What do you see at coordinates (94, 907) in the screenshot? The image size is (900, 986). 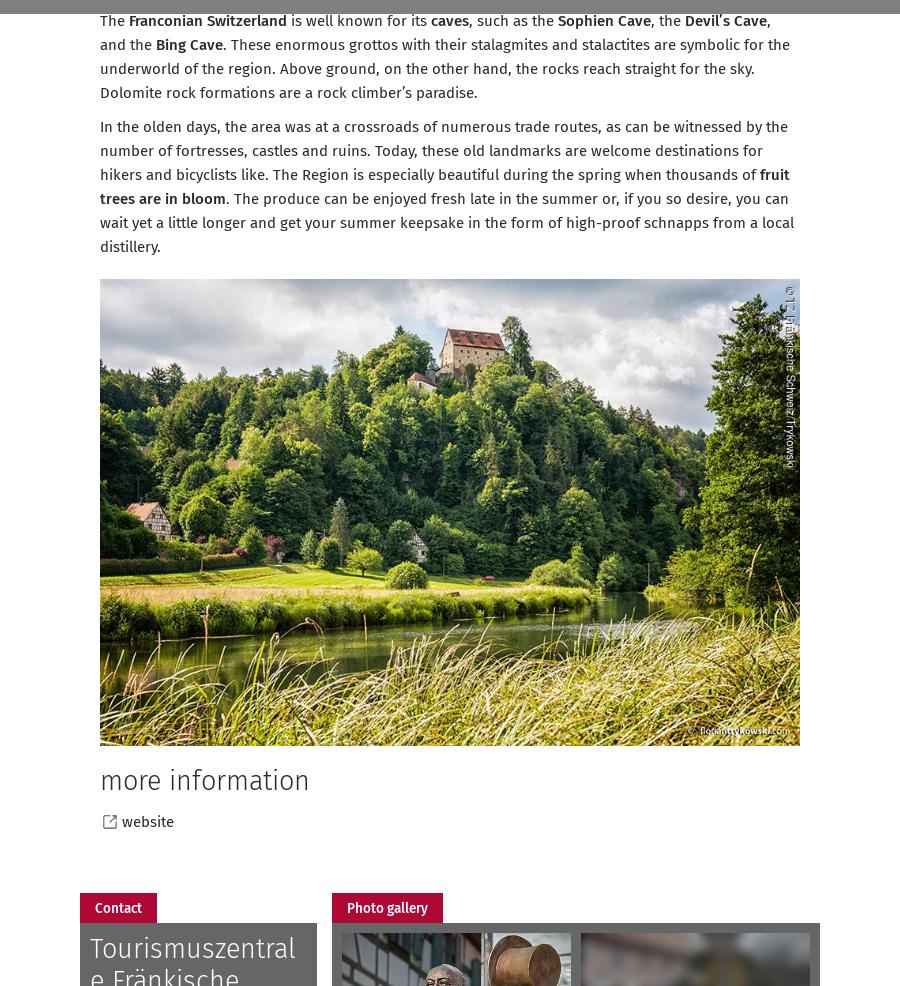 I see `'Contact'` at bounding box center [94, 907].